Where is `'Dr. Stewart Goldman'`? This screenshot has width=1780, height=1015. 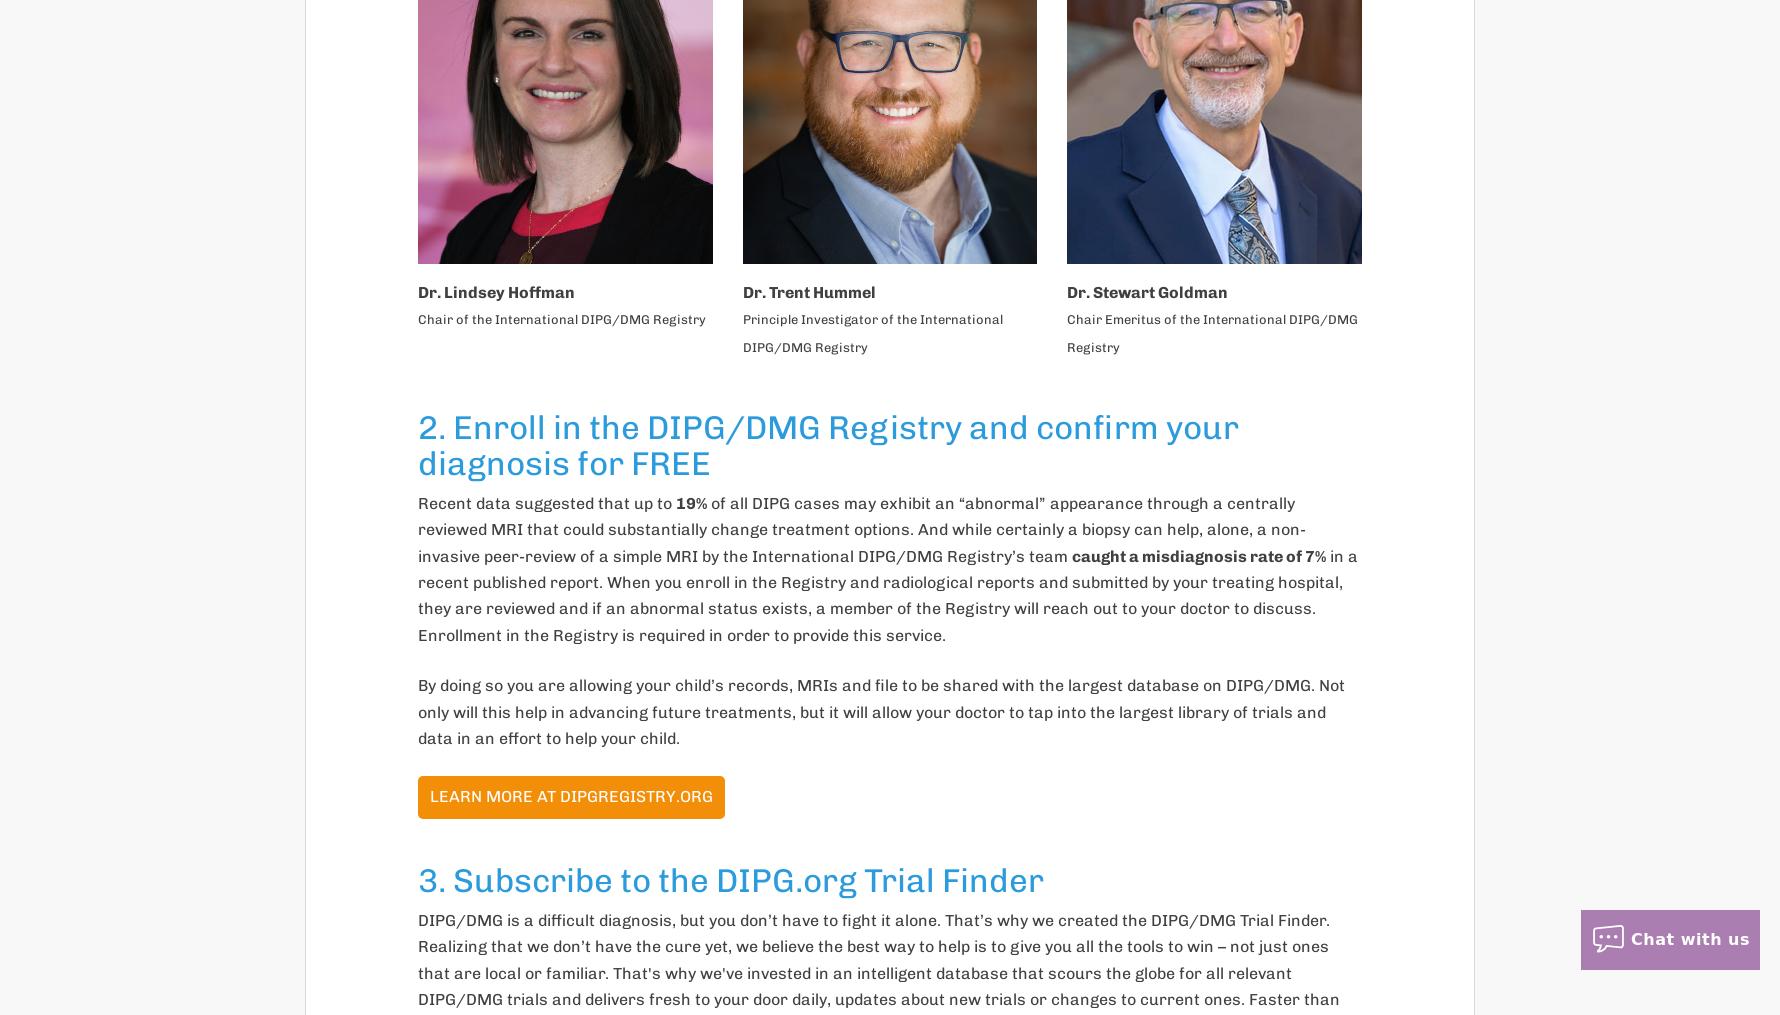 'Dr. Stewart Goldman' is located at coordinates (1146, 291).